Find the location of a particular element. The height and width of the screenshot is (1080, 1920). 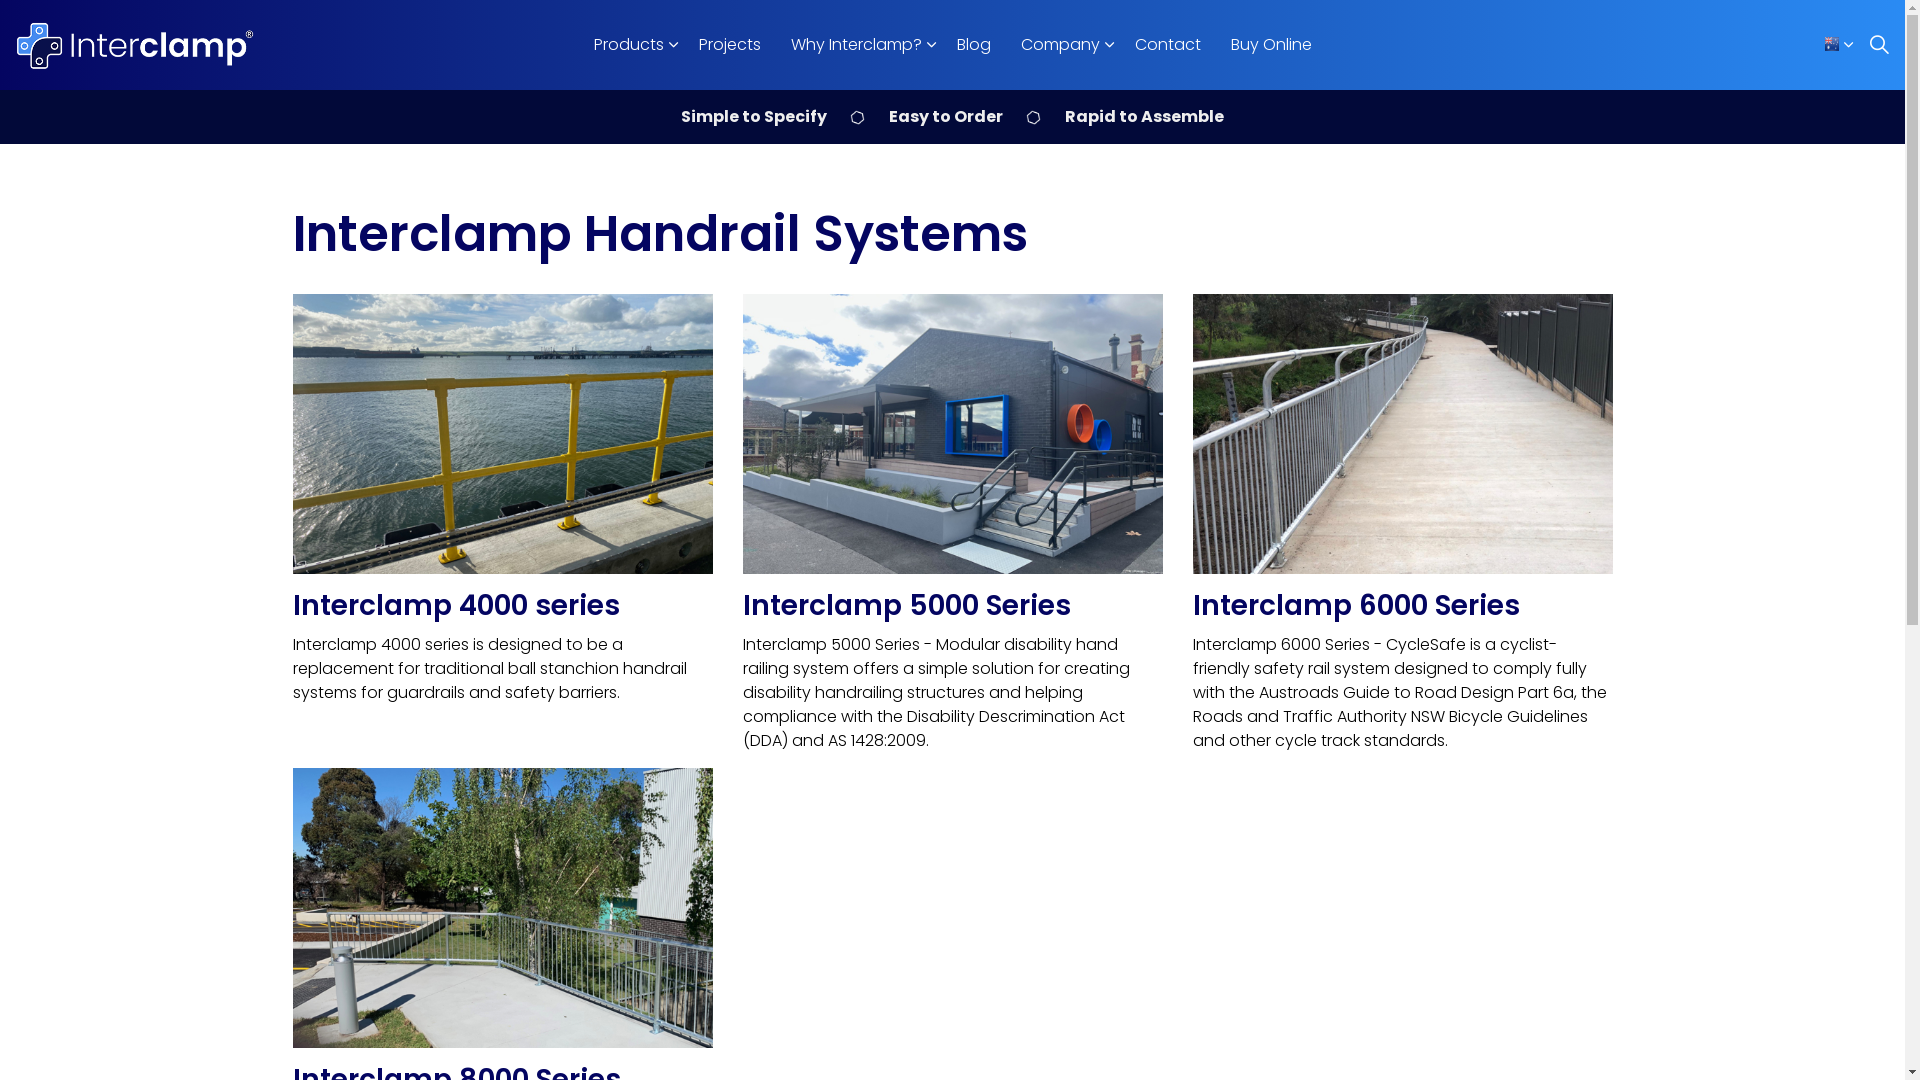

'Blog' is located at coordinates (940, 45).